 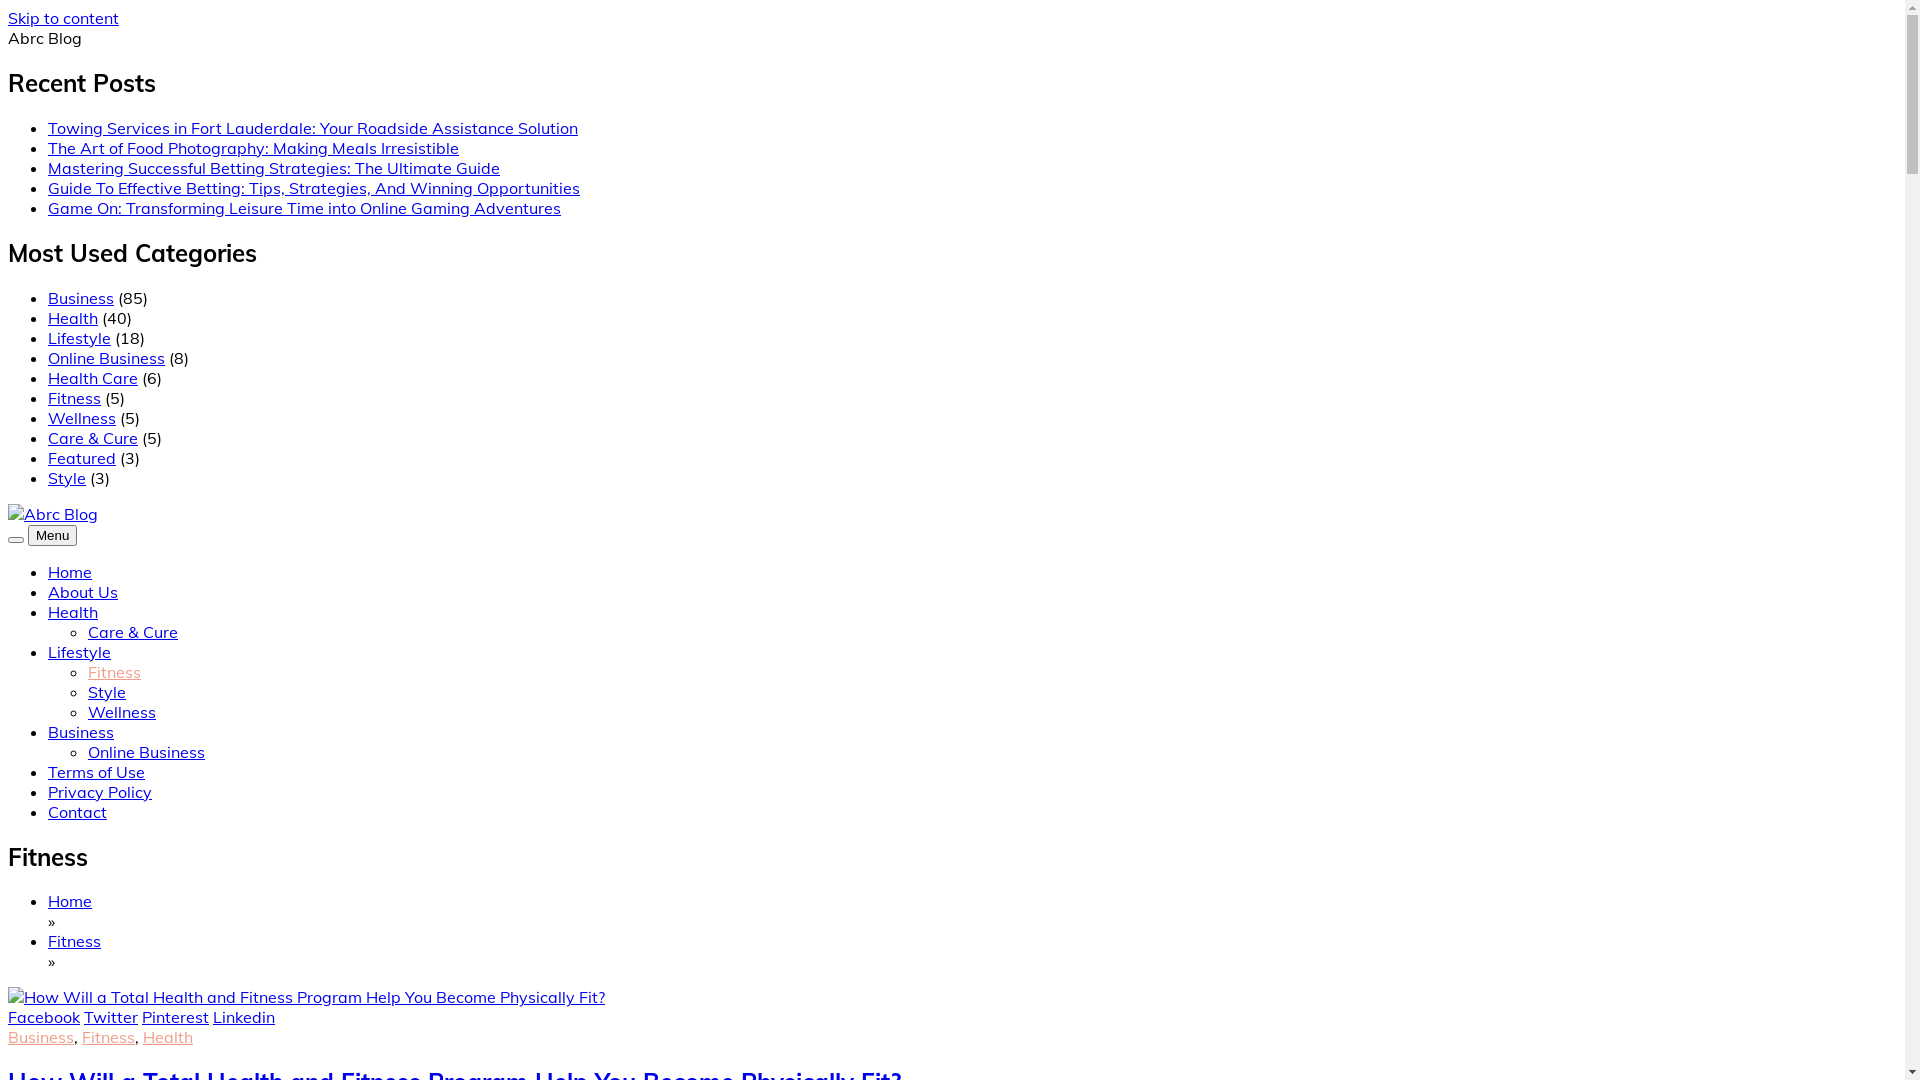 What do you see at coordinates (175, 1017) in the screenshot?
I see `'Pinterest'` at bounding box center [175, 1017].